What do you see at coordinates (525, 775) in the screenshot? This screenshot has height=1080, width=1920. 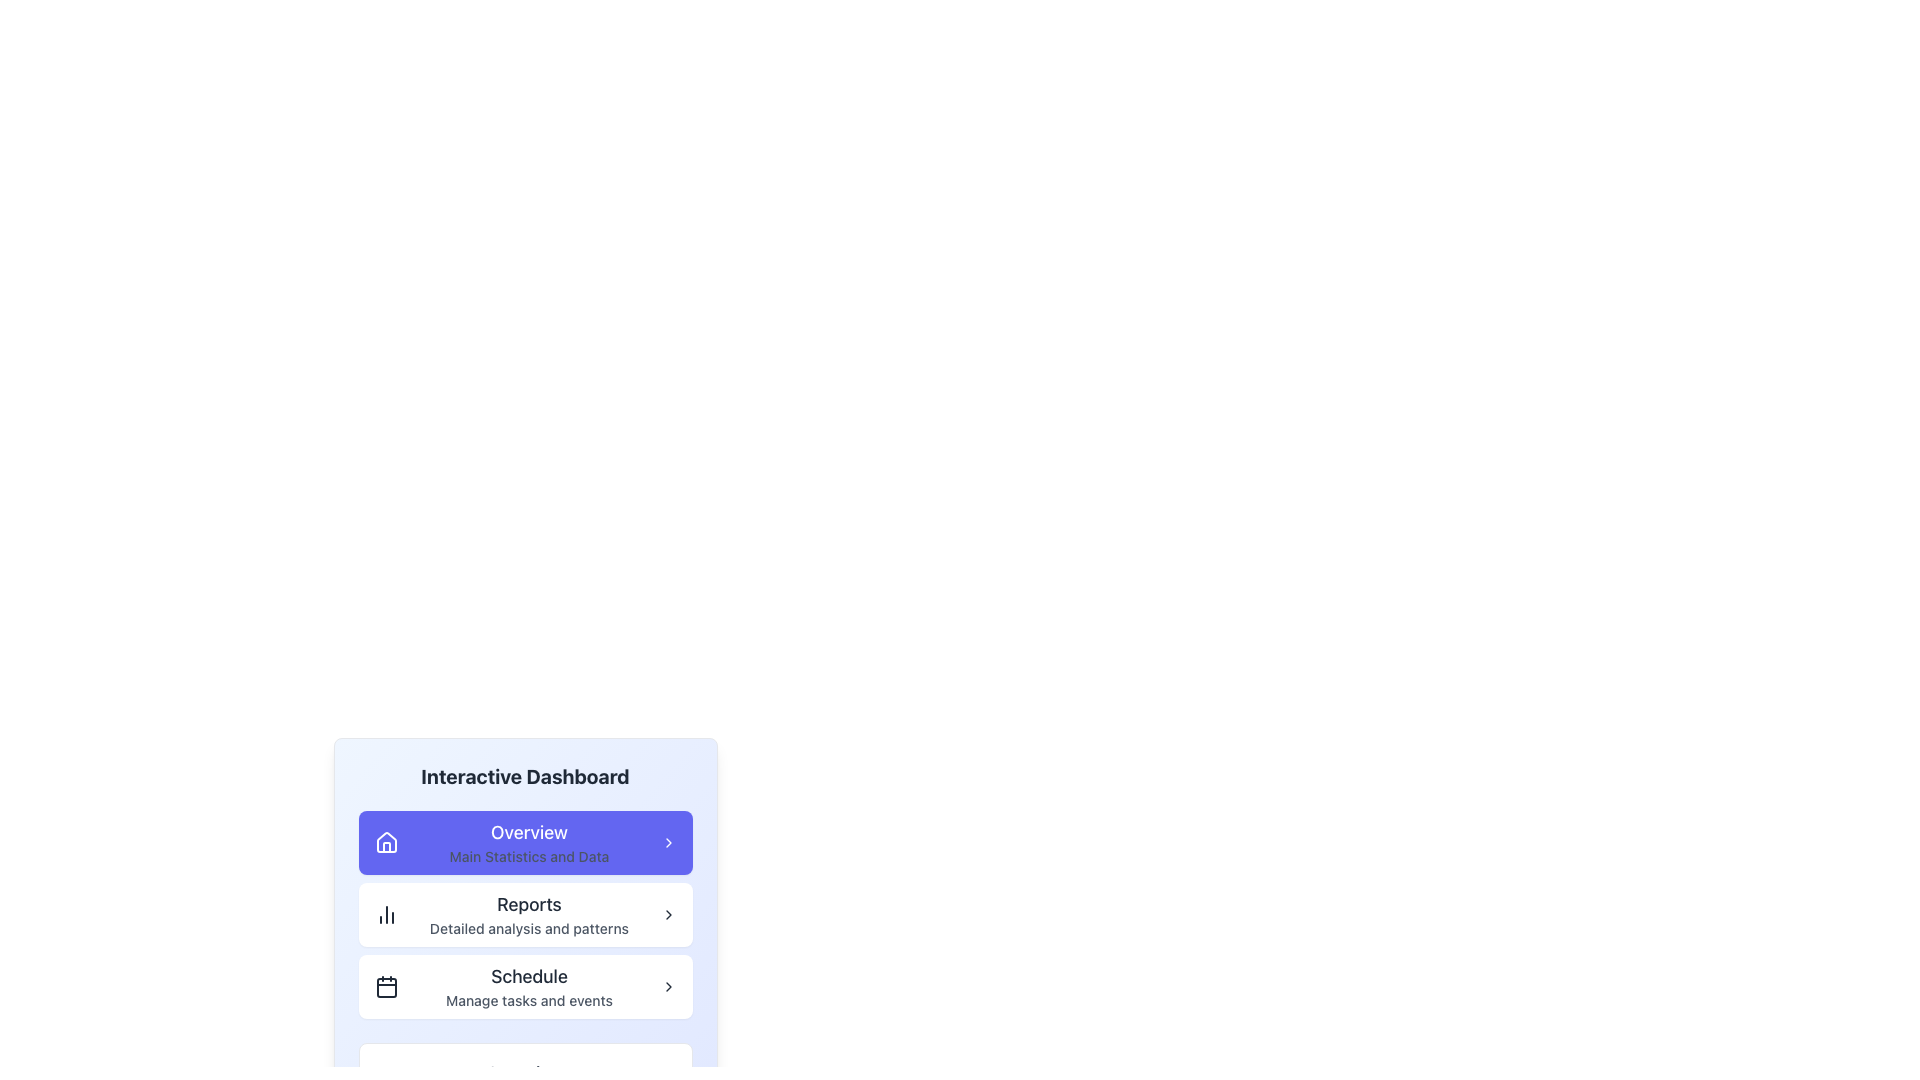 I see `static text label displaying 'Interactive Dashboard' which is positioned at the top center of the card-like layout` at bounding box center [525, 775].